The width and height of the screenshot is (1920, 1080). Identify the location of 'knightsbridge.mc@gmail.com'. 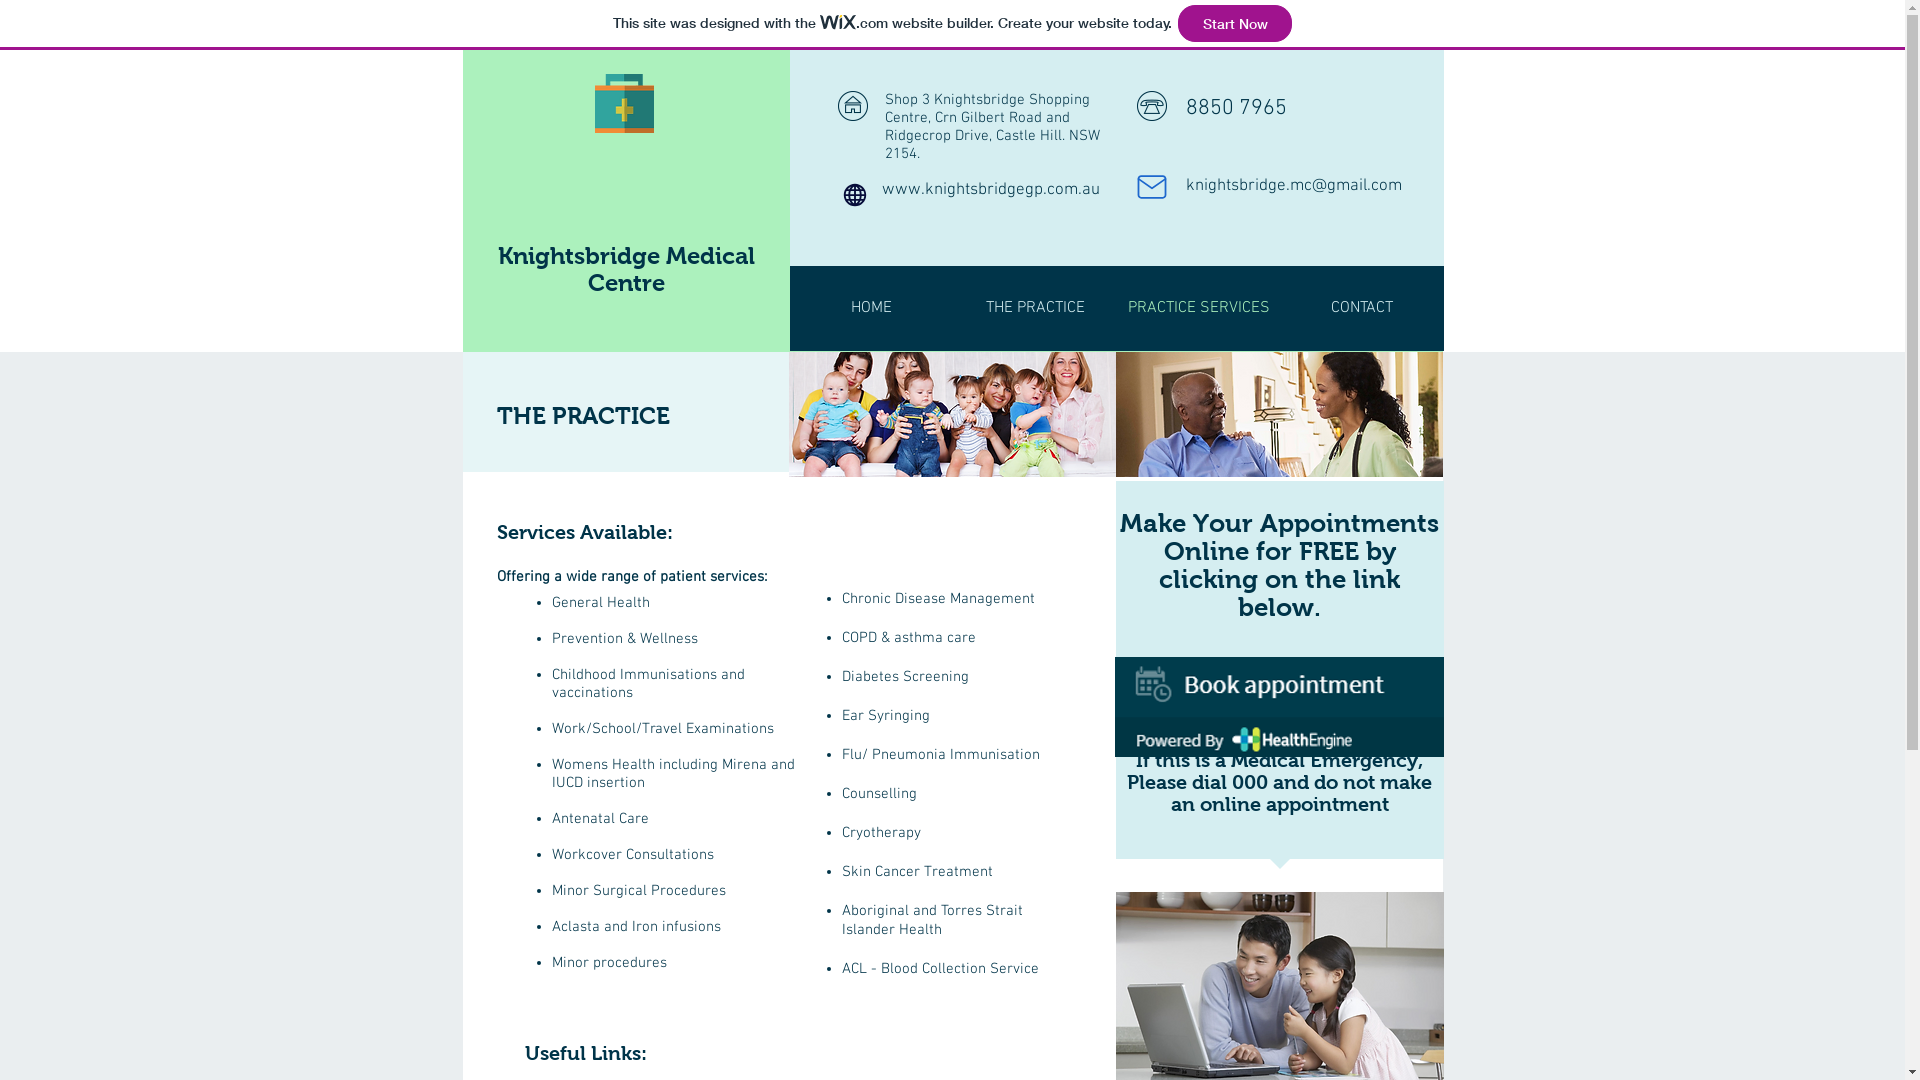
(1185, 185).